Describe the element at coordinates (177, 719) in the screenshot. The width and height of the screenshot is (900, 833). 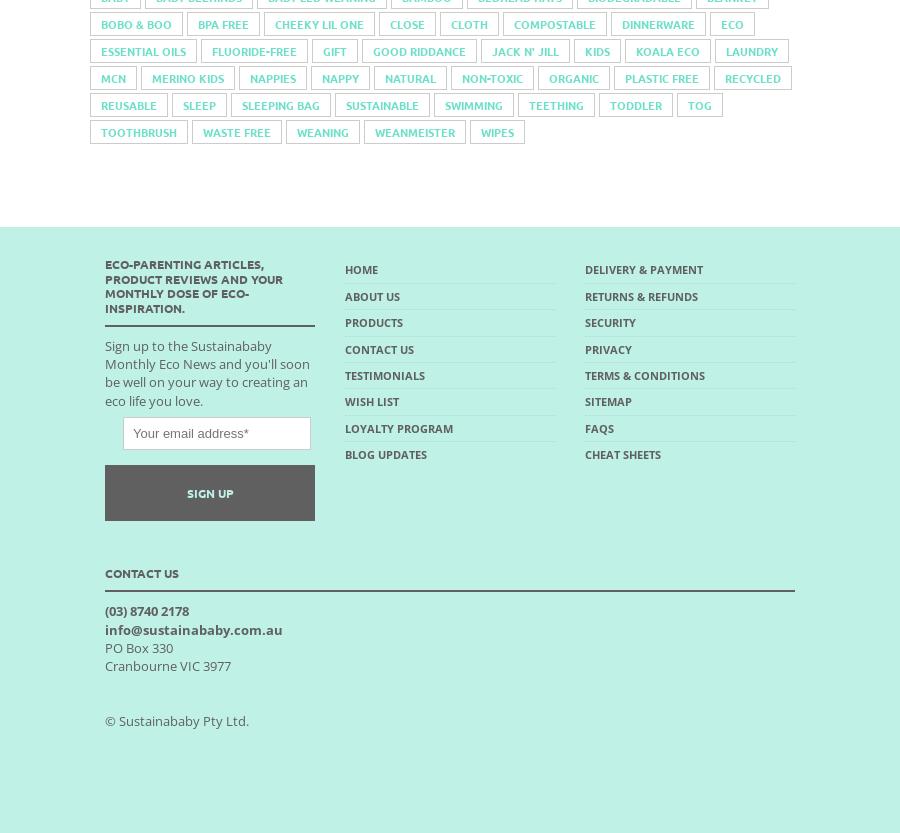
I see `'© Sustainababy Pty Ltd.'` at that location.